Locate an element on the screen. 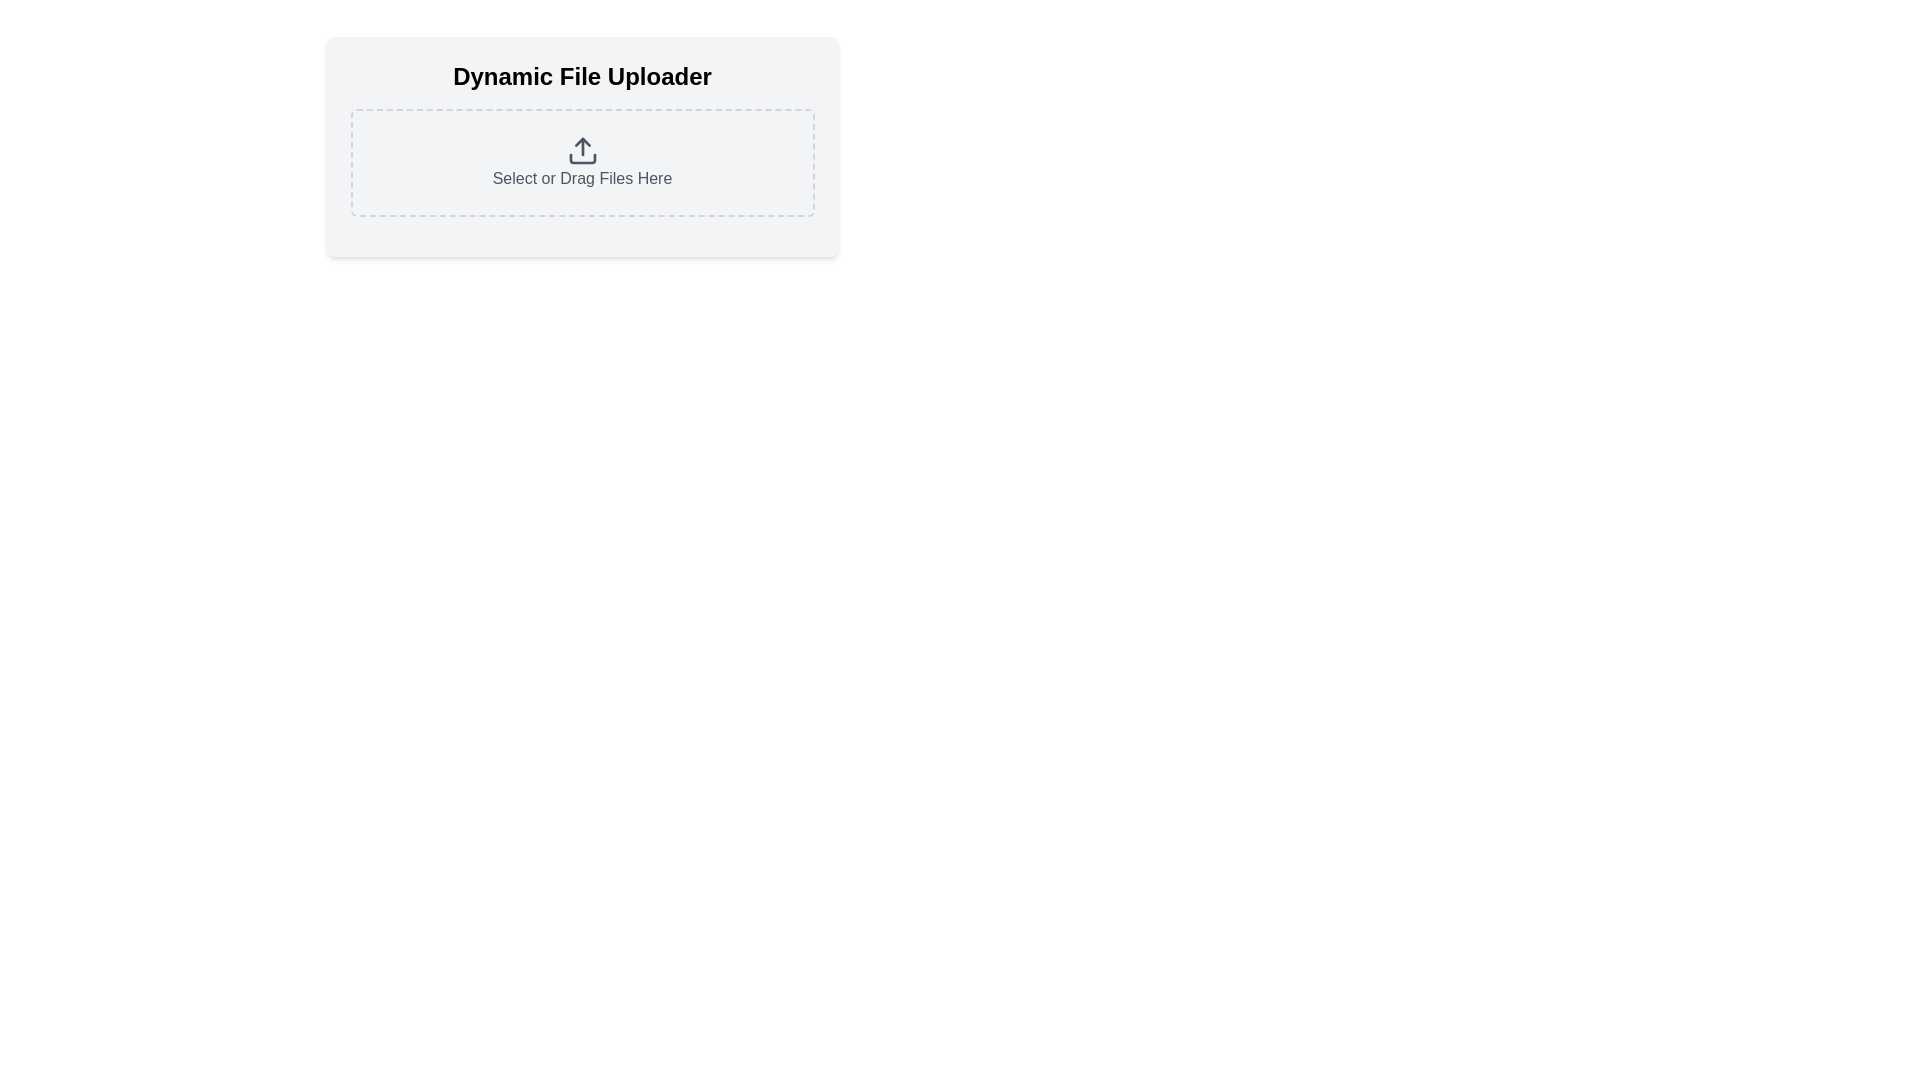  files onto the file input field located below the text 'Dynamic File Uploader' is located at coordinates (581, 161).